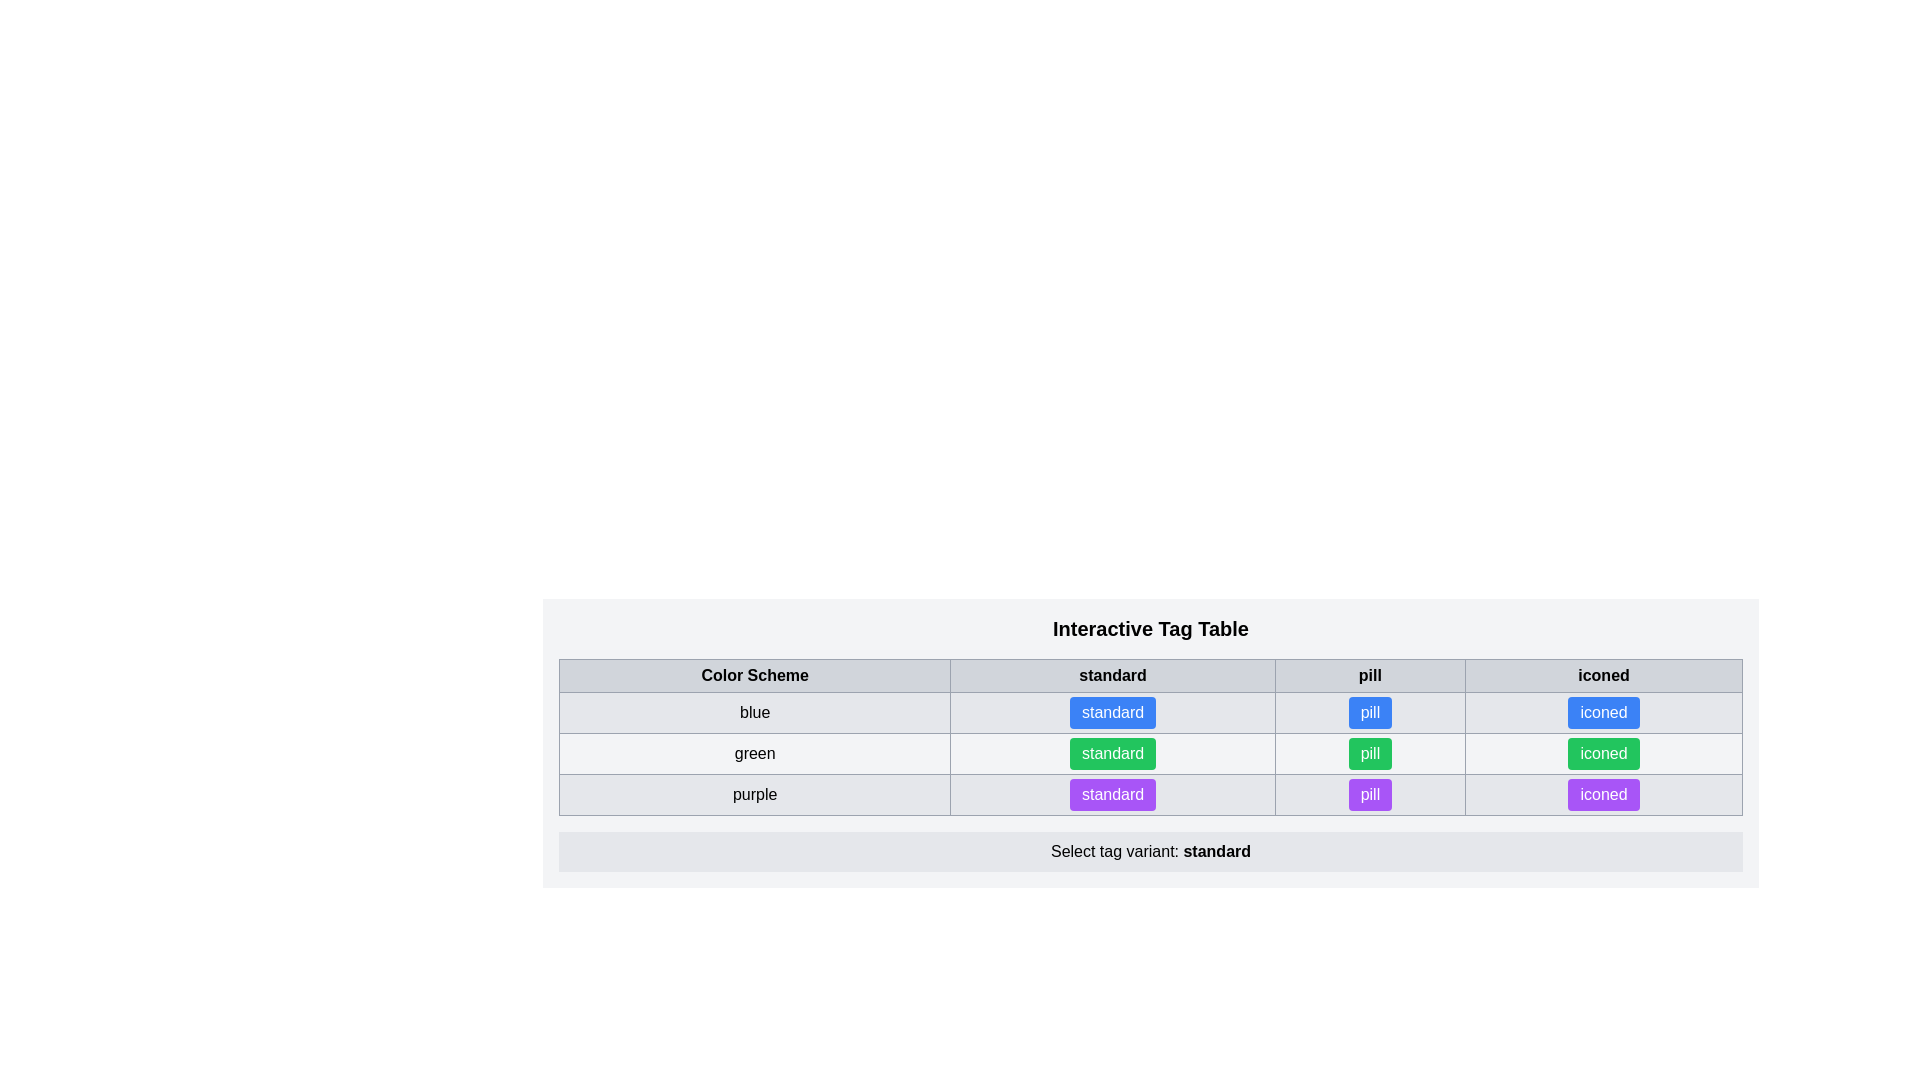  What do you see at coordinates (1112, 753) in the screenshot?
I see `the 'standard' green button with white text in the second column of the 'Interactive Tag Table'` at bounding box center [1112, 753].